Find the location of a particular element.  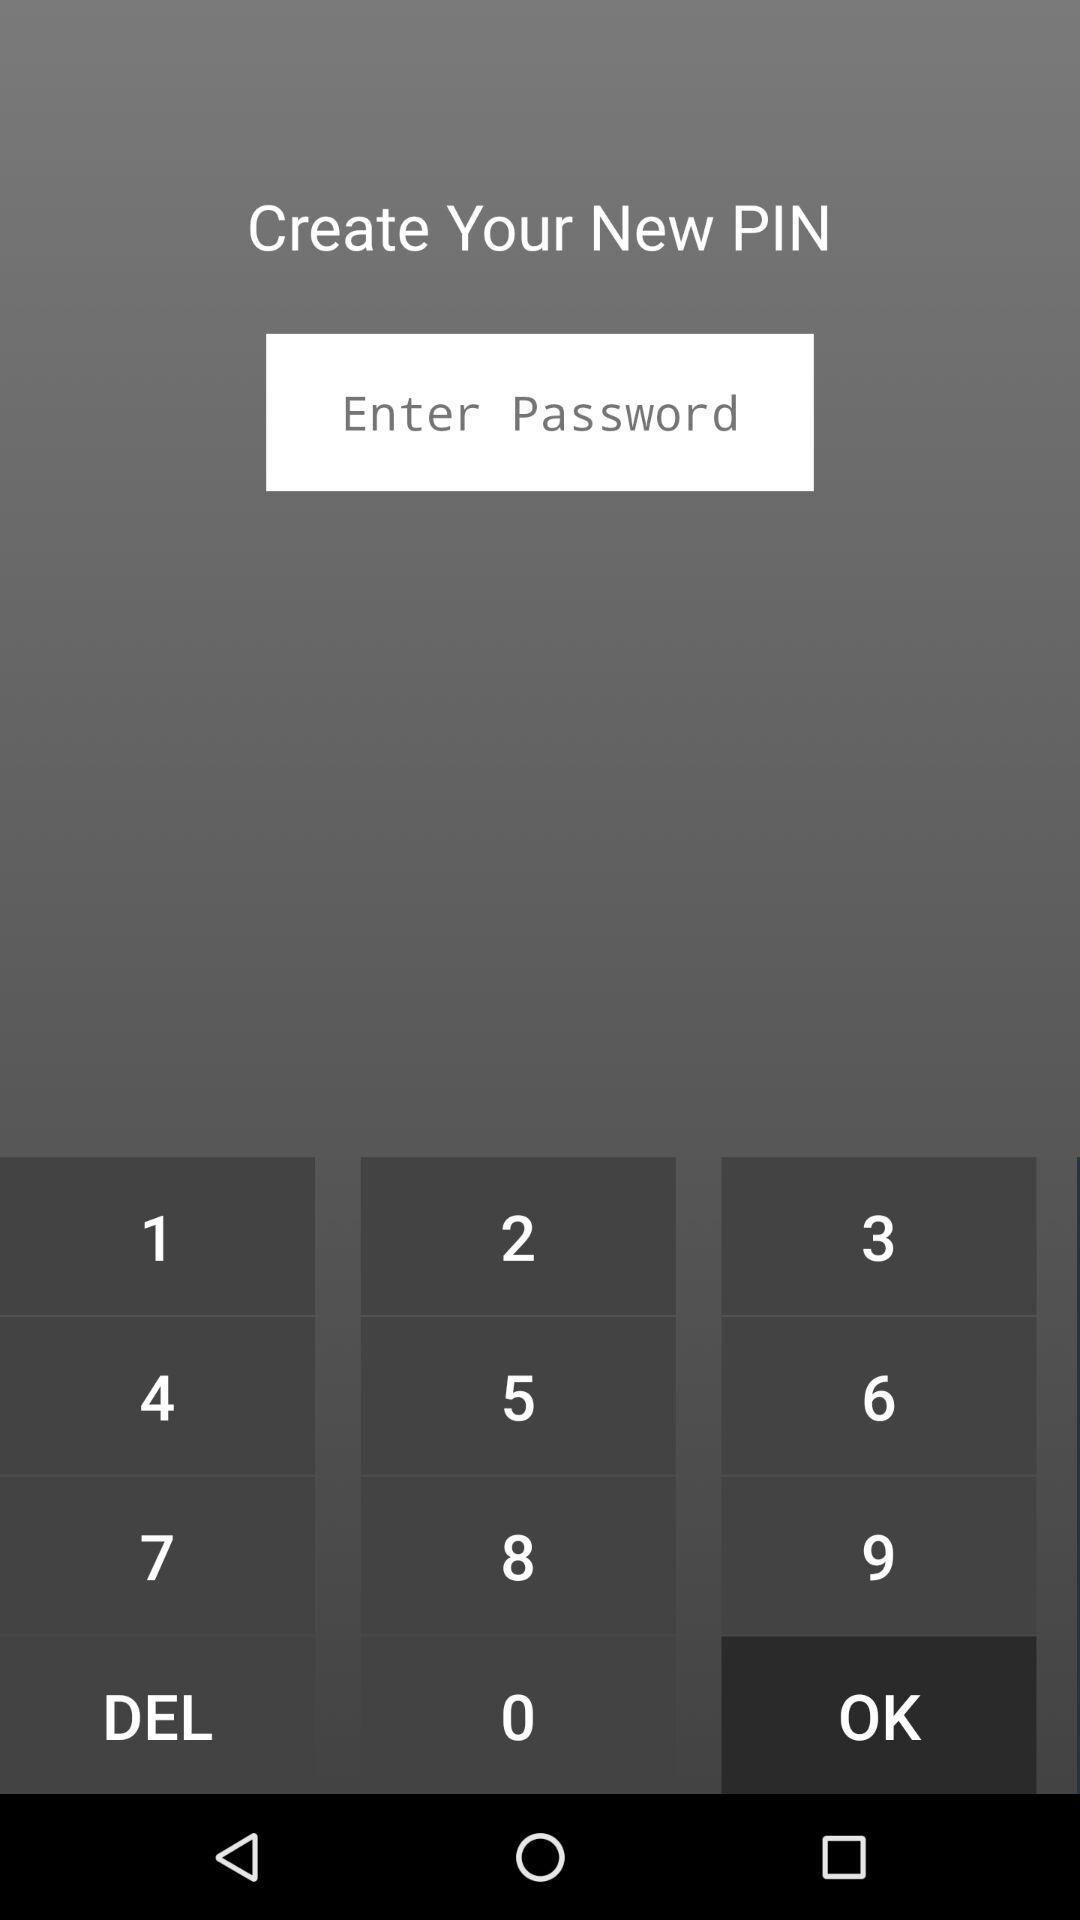

item next to the 5 is located at coordinates (156, 1554).